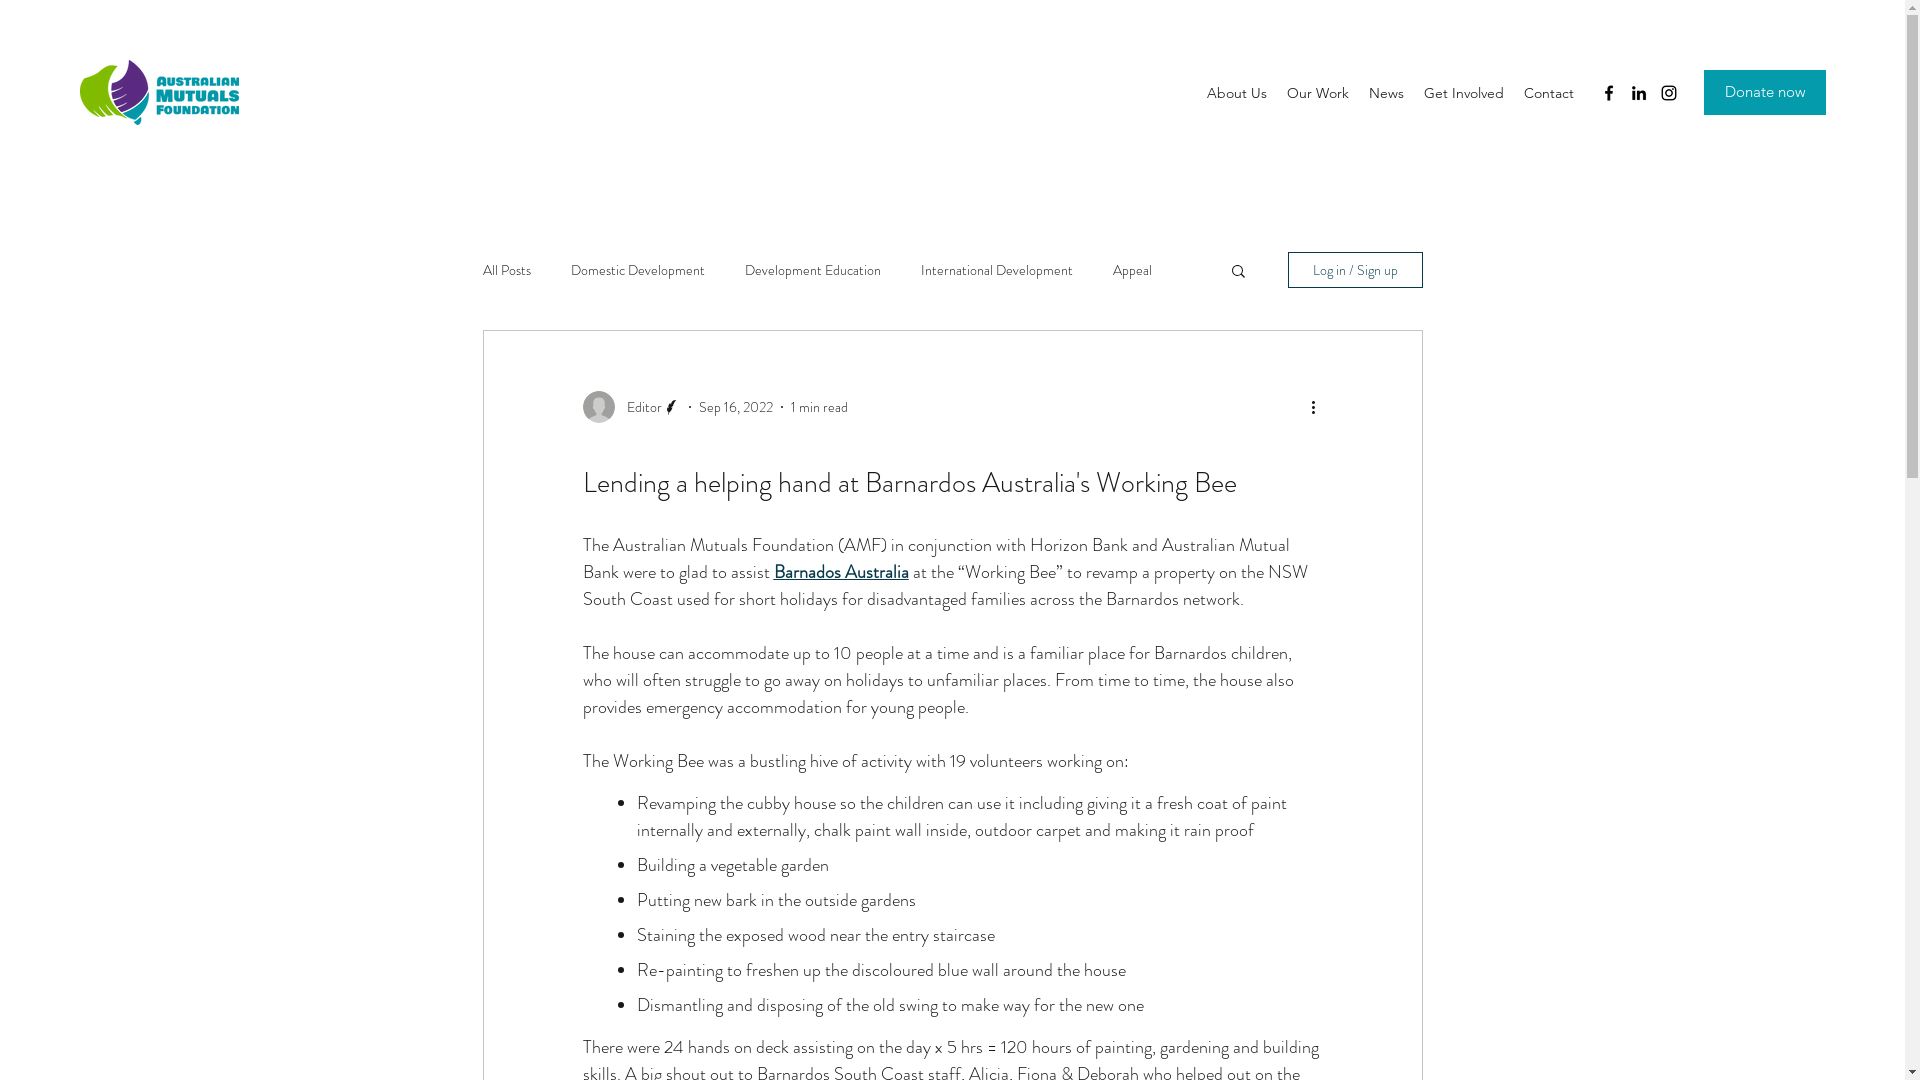 This screenshot has width=1920, height=1080. What do you see at coordinates (996, 270) in the screenshot?
I see `'International Development'` at bounding box center [996, 270].